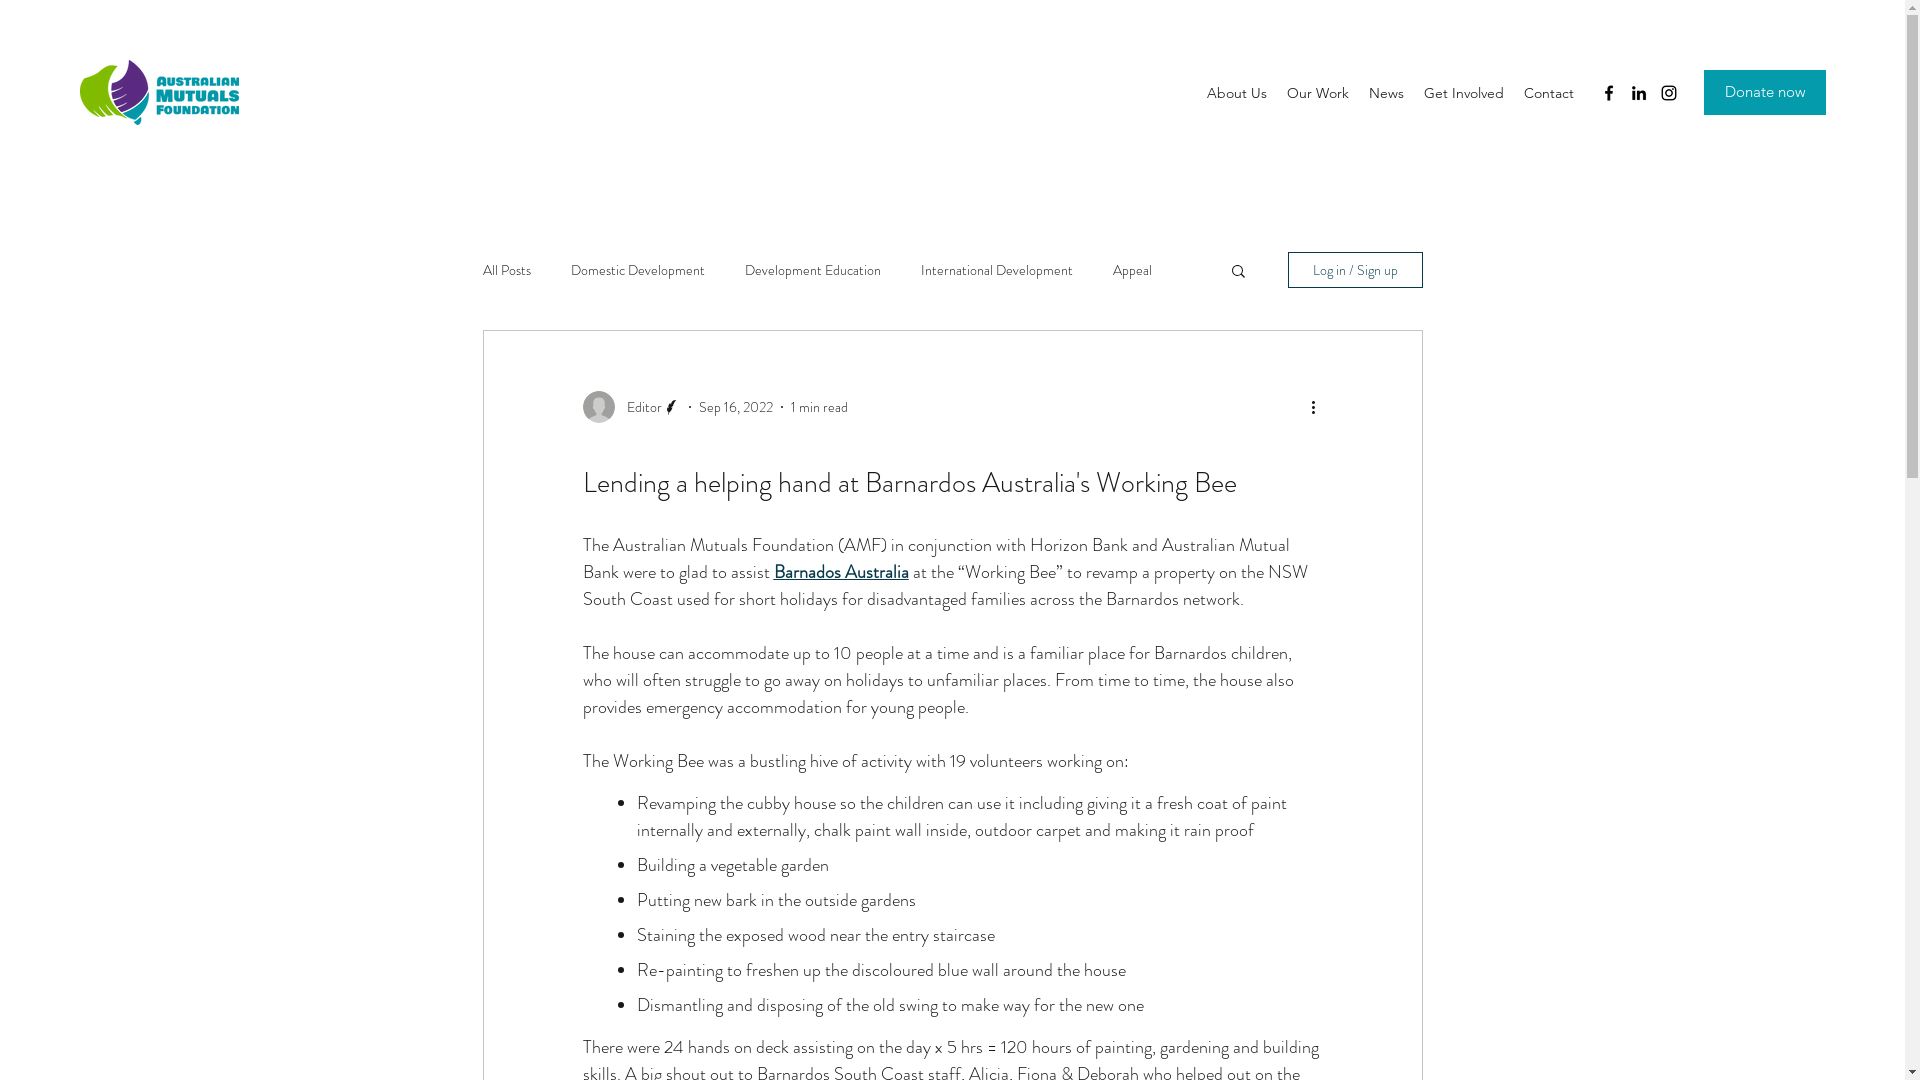 This screenshot has width=1920, height=1080. What do you see at coordinates (996, 270) in the screenshot?
I see `'International Development'` at bounding box center [996, 270].